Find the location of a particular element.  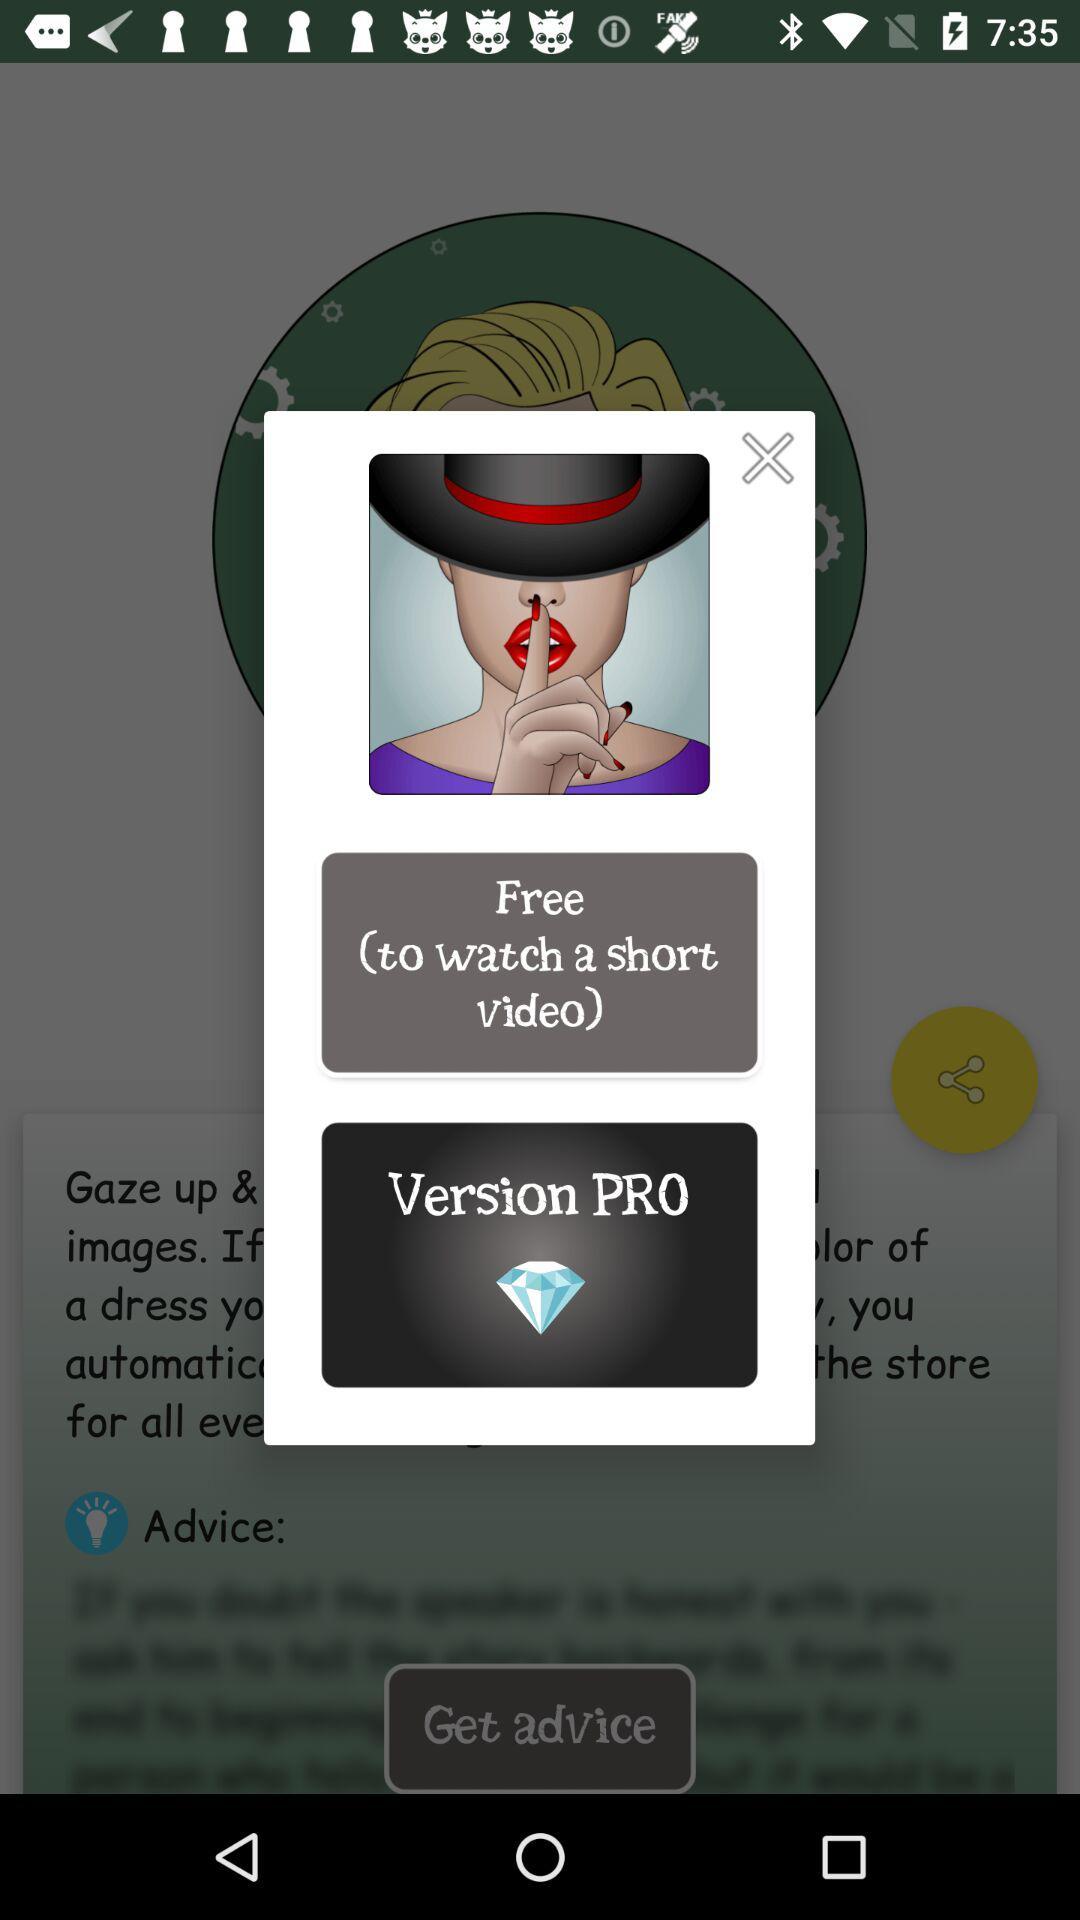

the icon below the free to watch icon is located at coordinates (538, 1254).